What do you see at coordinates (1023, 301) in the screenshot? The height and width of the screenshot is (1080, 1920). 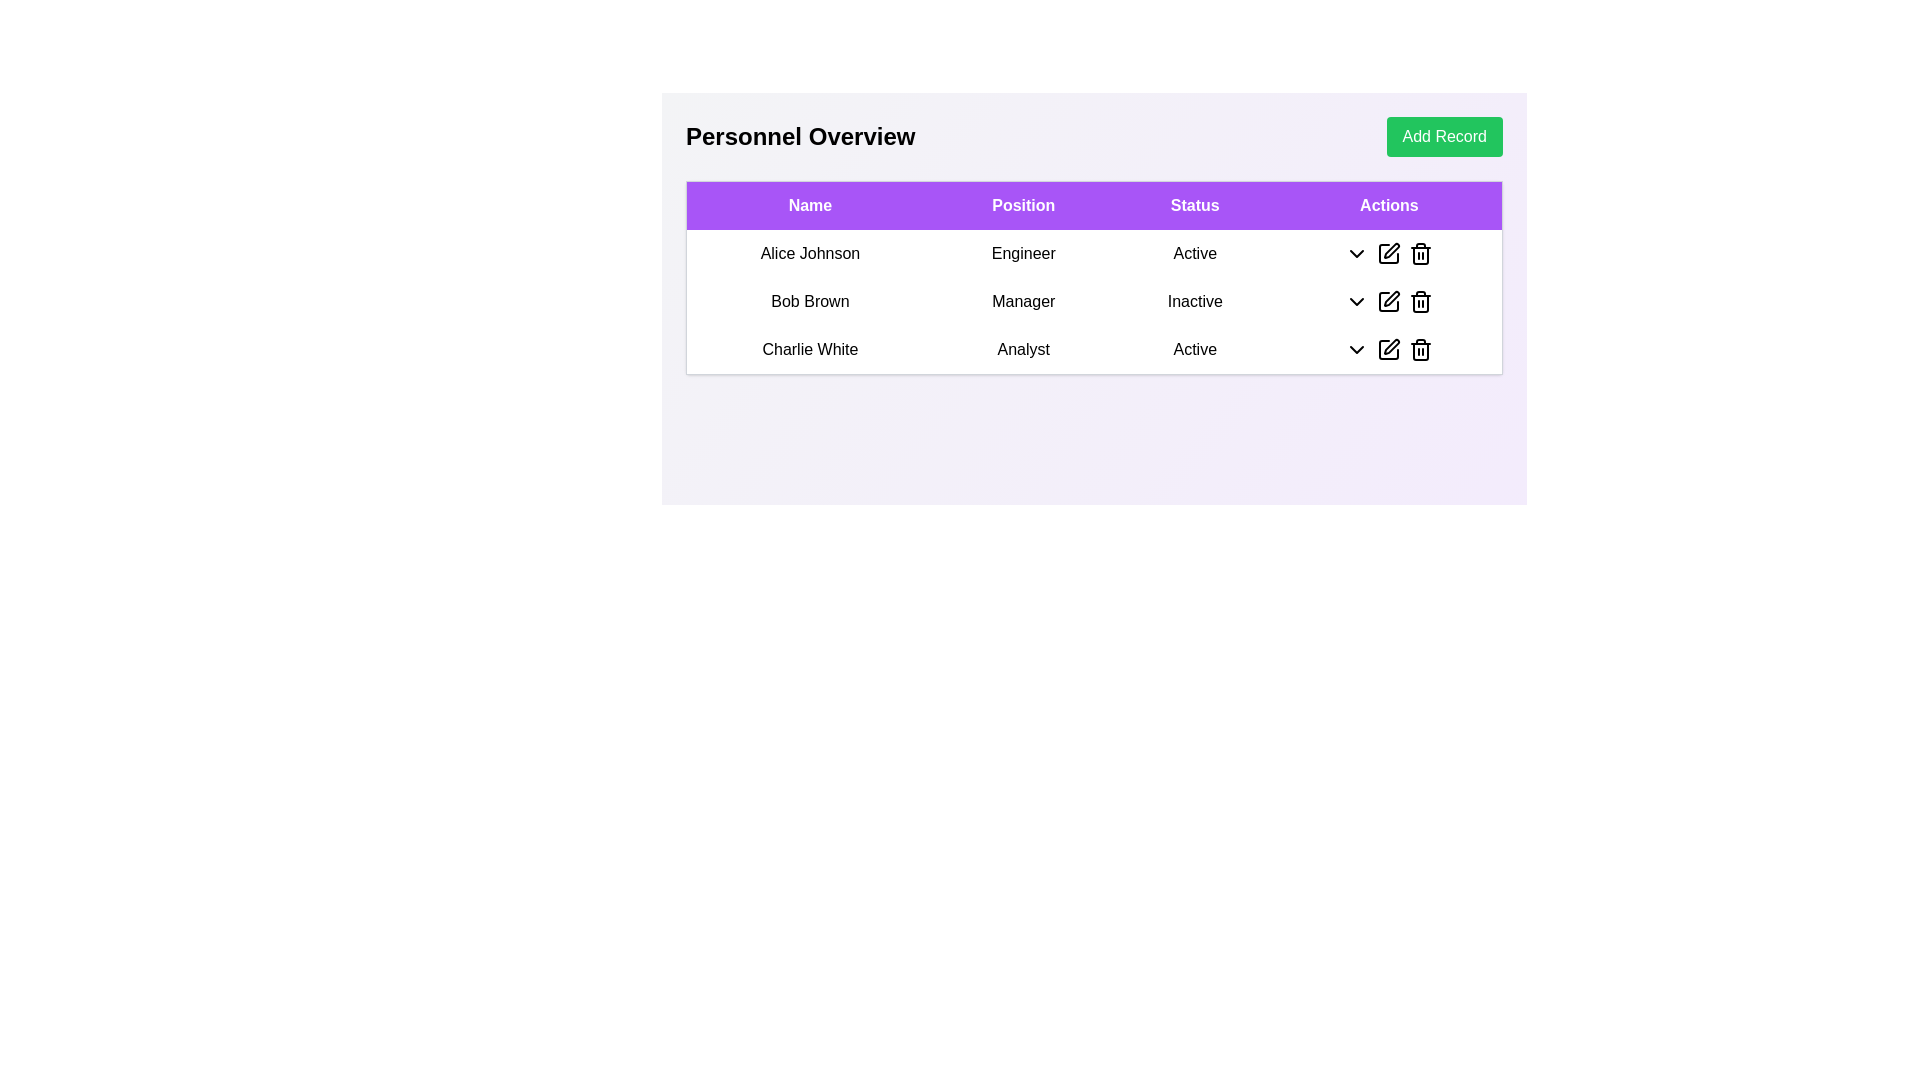 I see `the 'Manager' text label that indicates the position of 'Bob Brown' in the second row of the table under the 'Position' column` at bounding box center [1023, 301].